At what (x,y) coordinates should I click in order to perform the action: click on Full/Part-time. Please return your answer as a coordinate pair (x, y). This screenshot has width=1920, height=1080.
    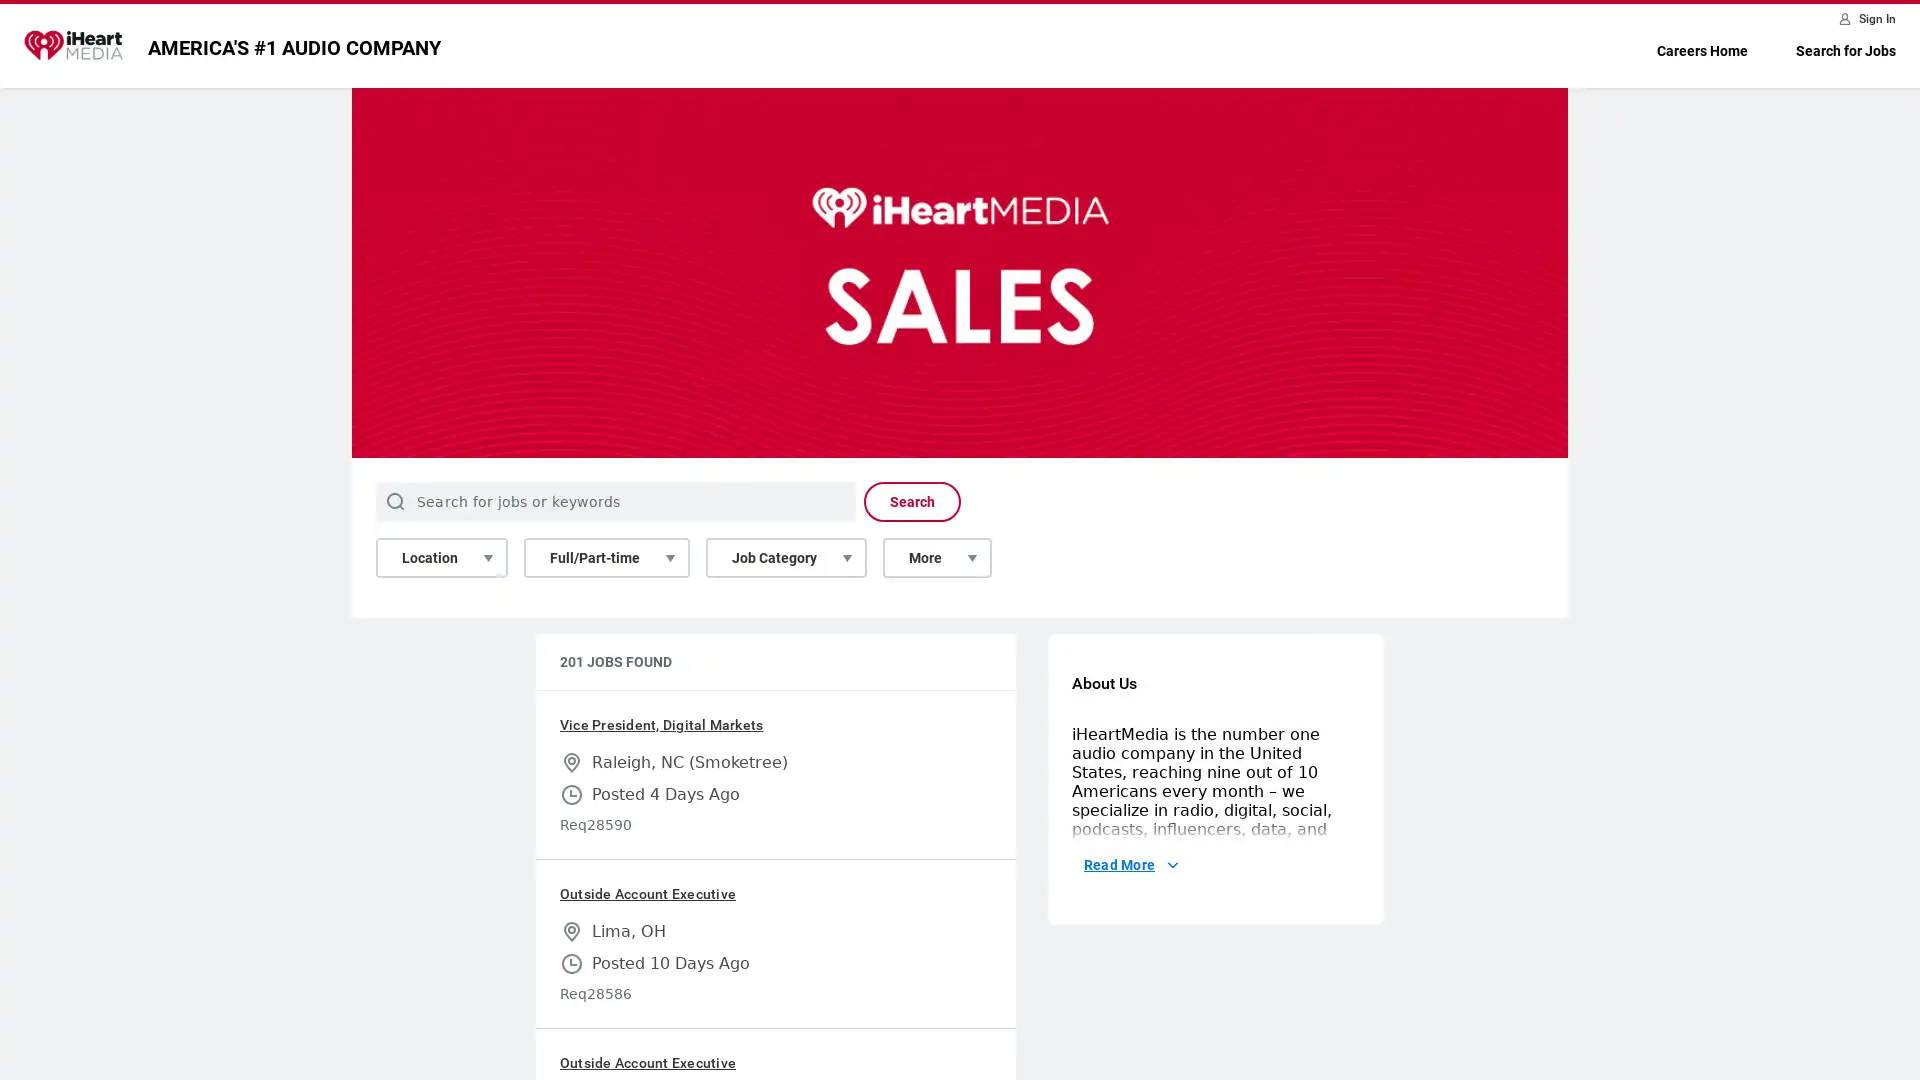
    Looking at the image, I should click on (605, 558).